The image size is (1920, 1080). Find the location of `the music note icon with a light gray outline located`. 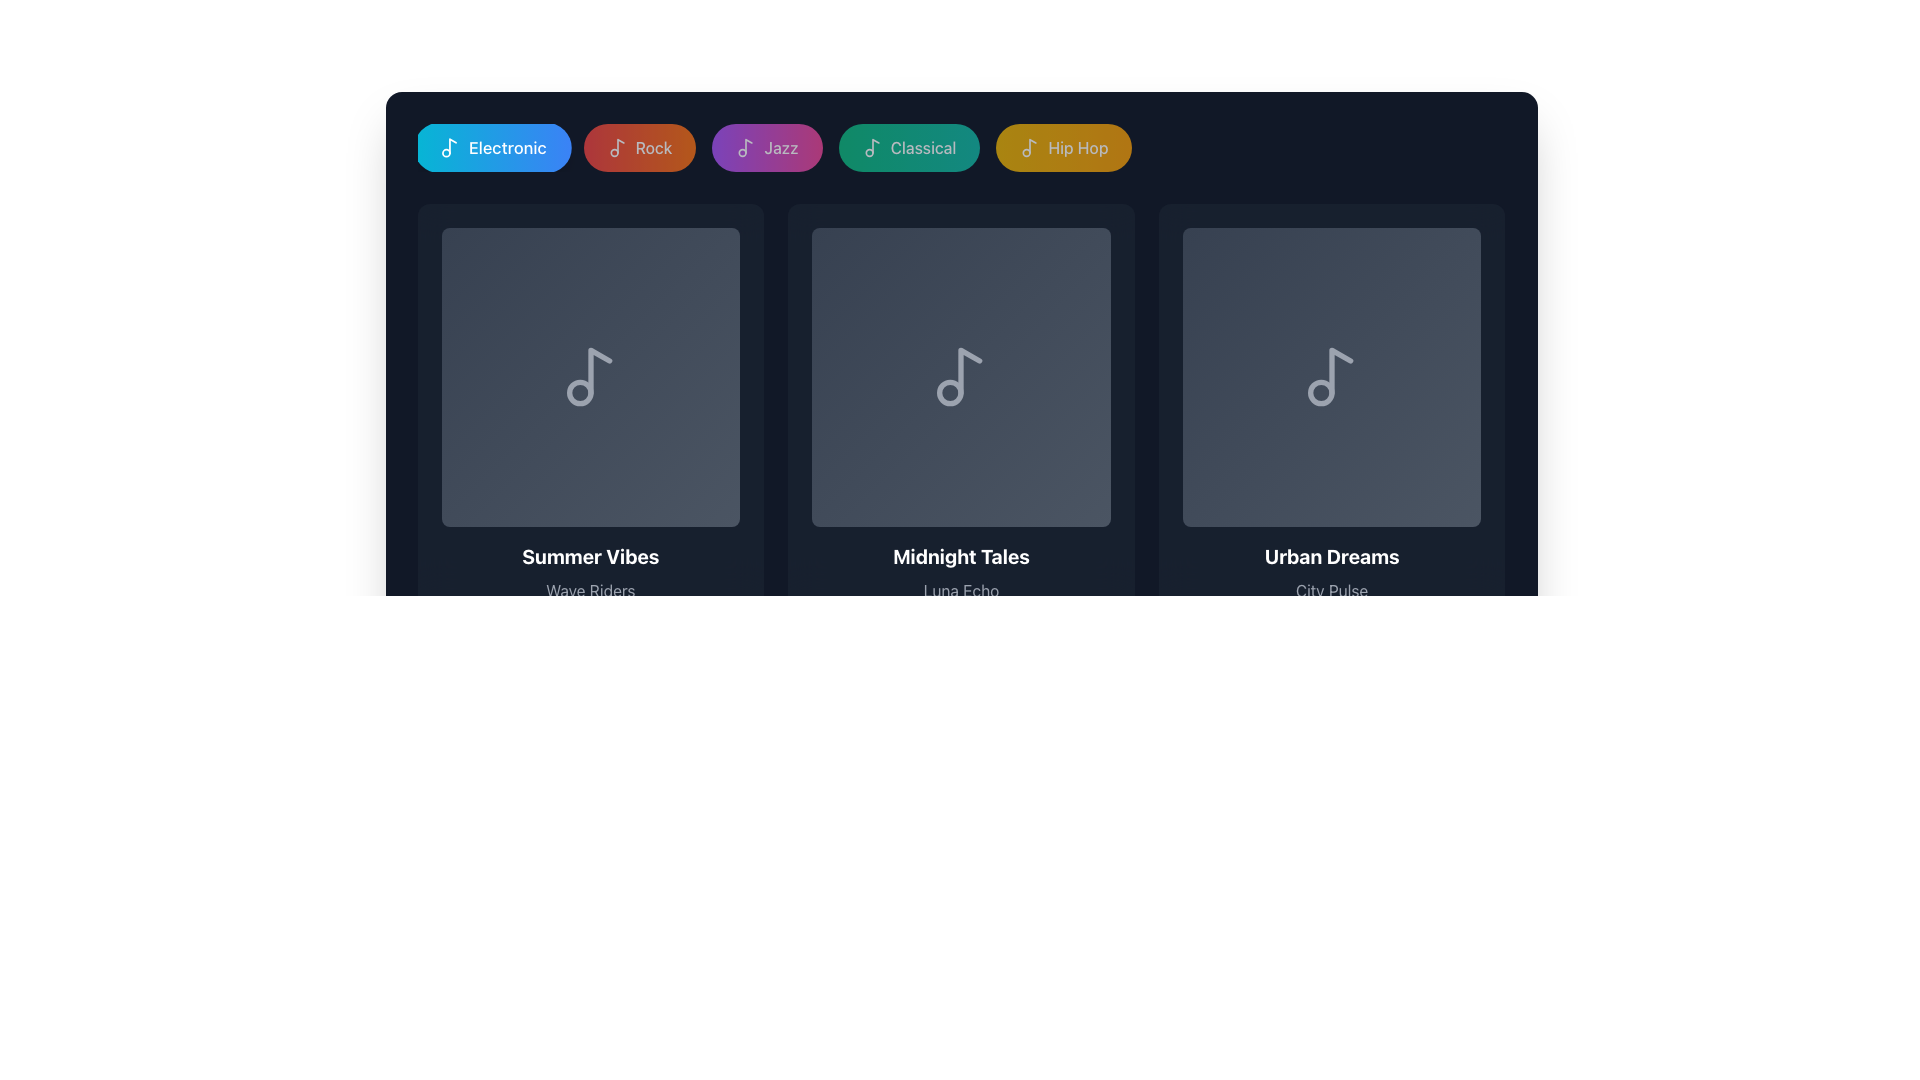

the music note icon with a light gray outline located is located at coordinates (961, 377).